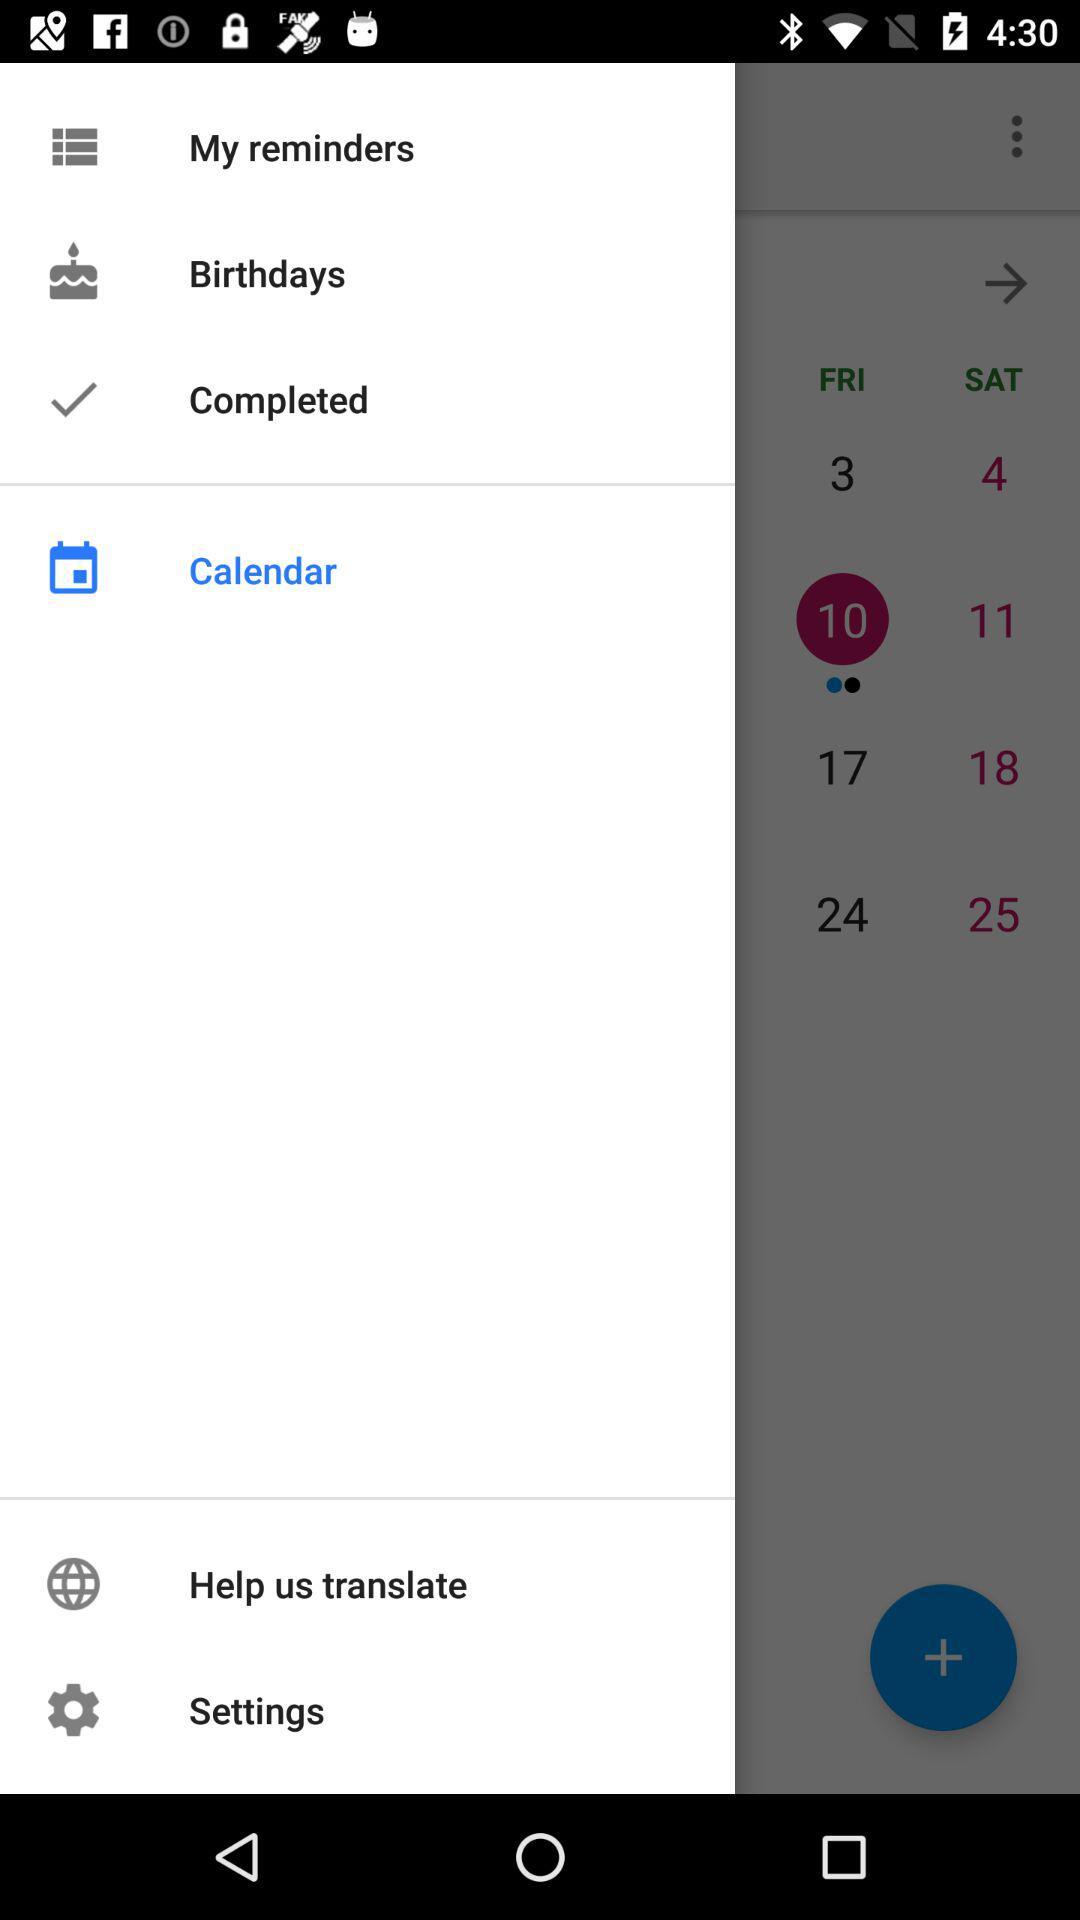 Image resolution: width=1080 pixels, height=1920 pixels. I want to click on the three vertical dot icon at the top right corner, so click(1017, 136).